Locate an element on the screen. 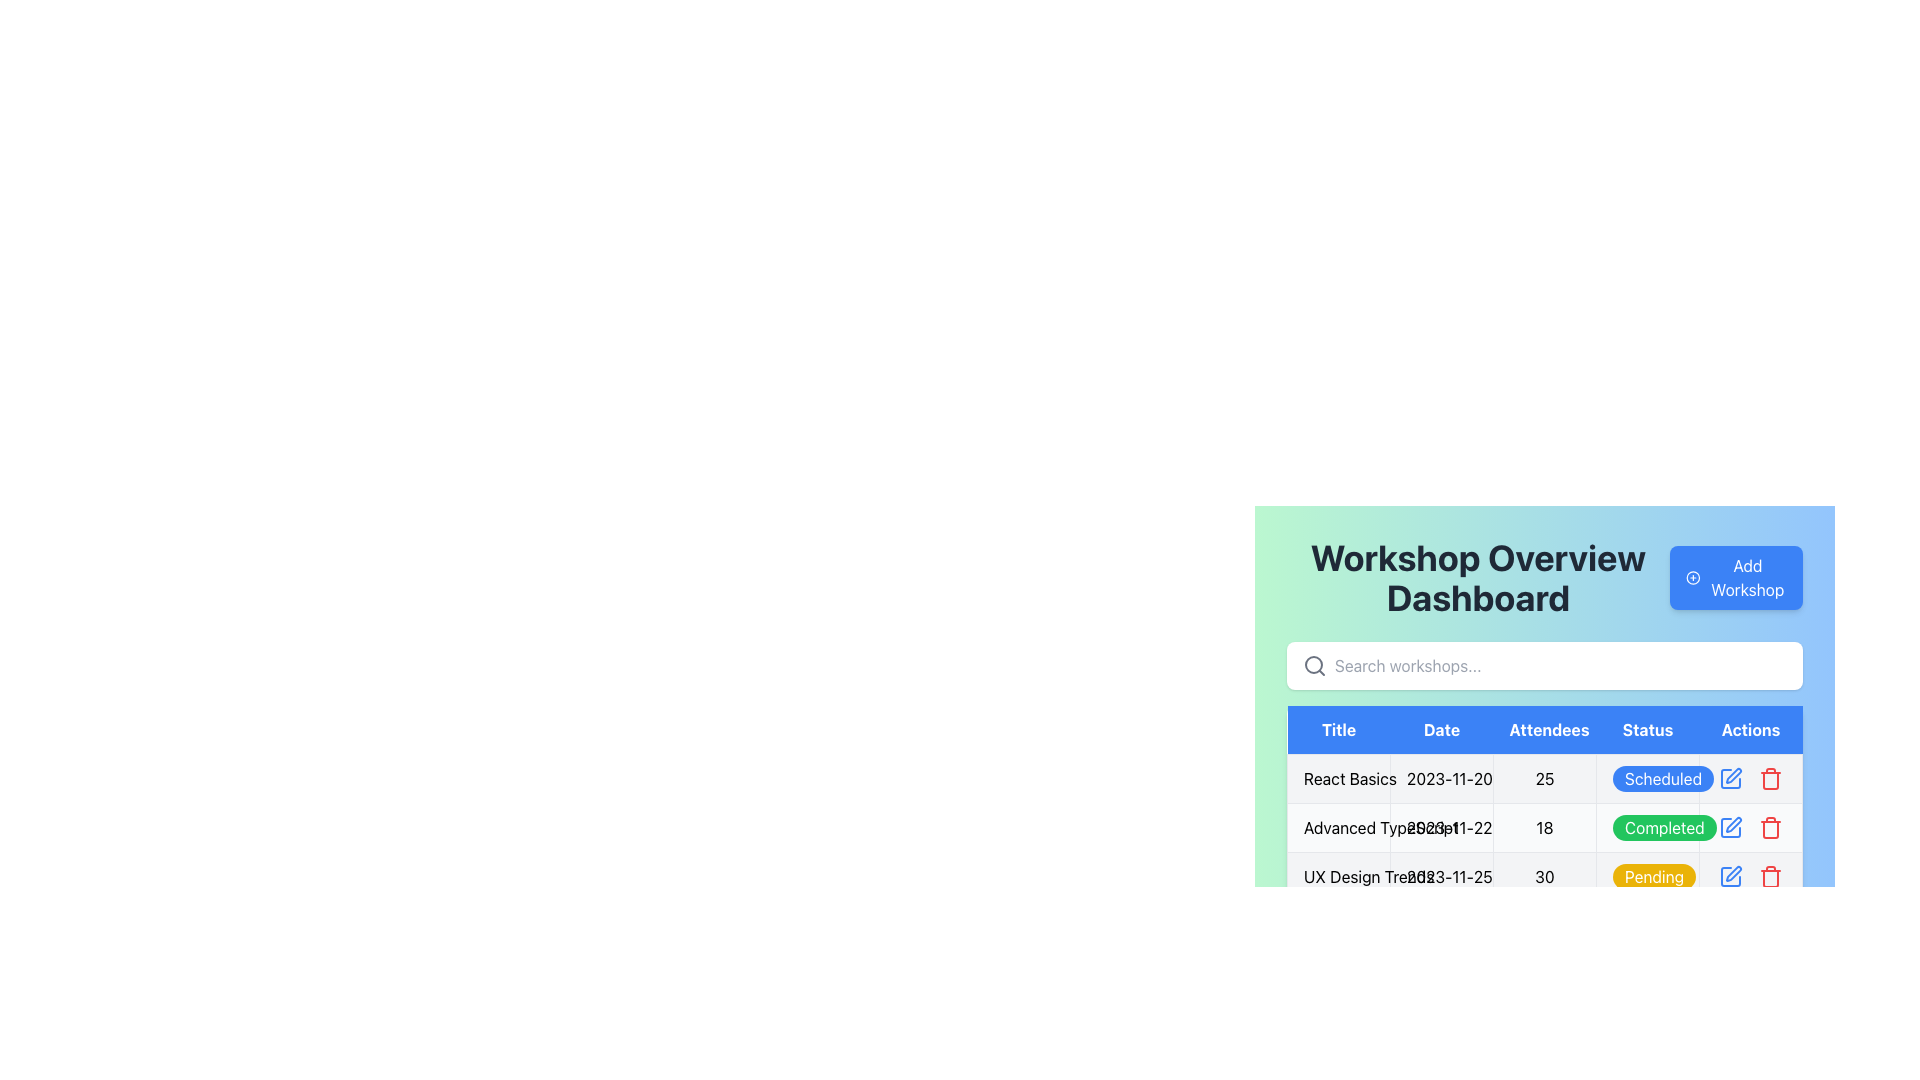 This screenshot has width=1920, height=1080. the Static Text Element displaying the number '18' in black text, located in the 'Attendees' column of the row labeled 'Advanced TypeScript' is located at coordinates (1544, 828).